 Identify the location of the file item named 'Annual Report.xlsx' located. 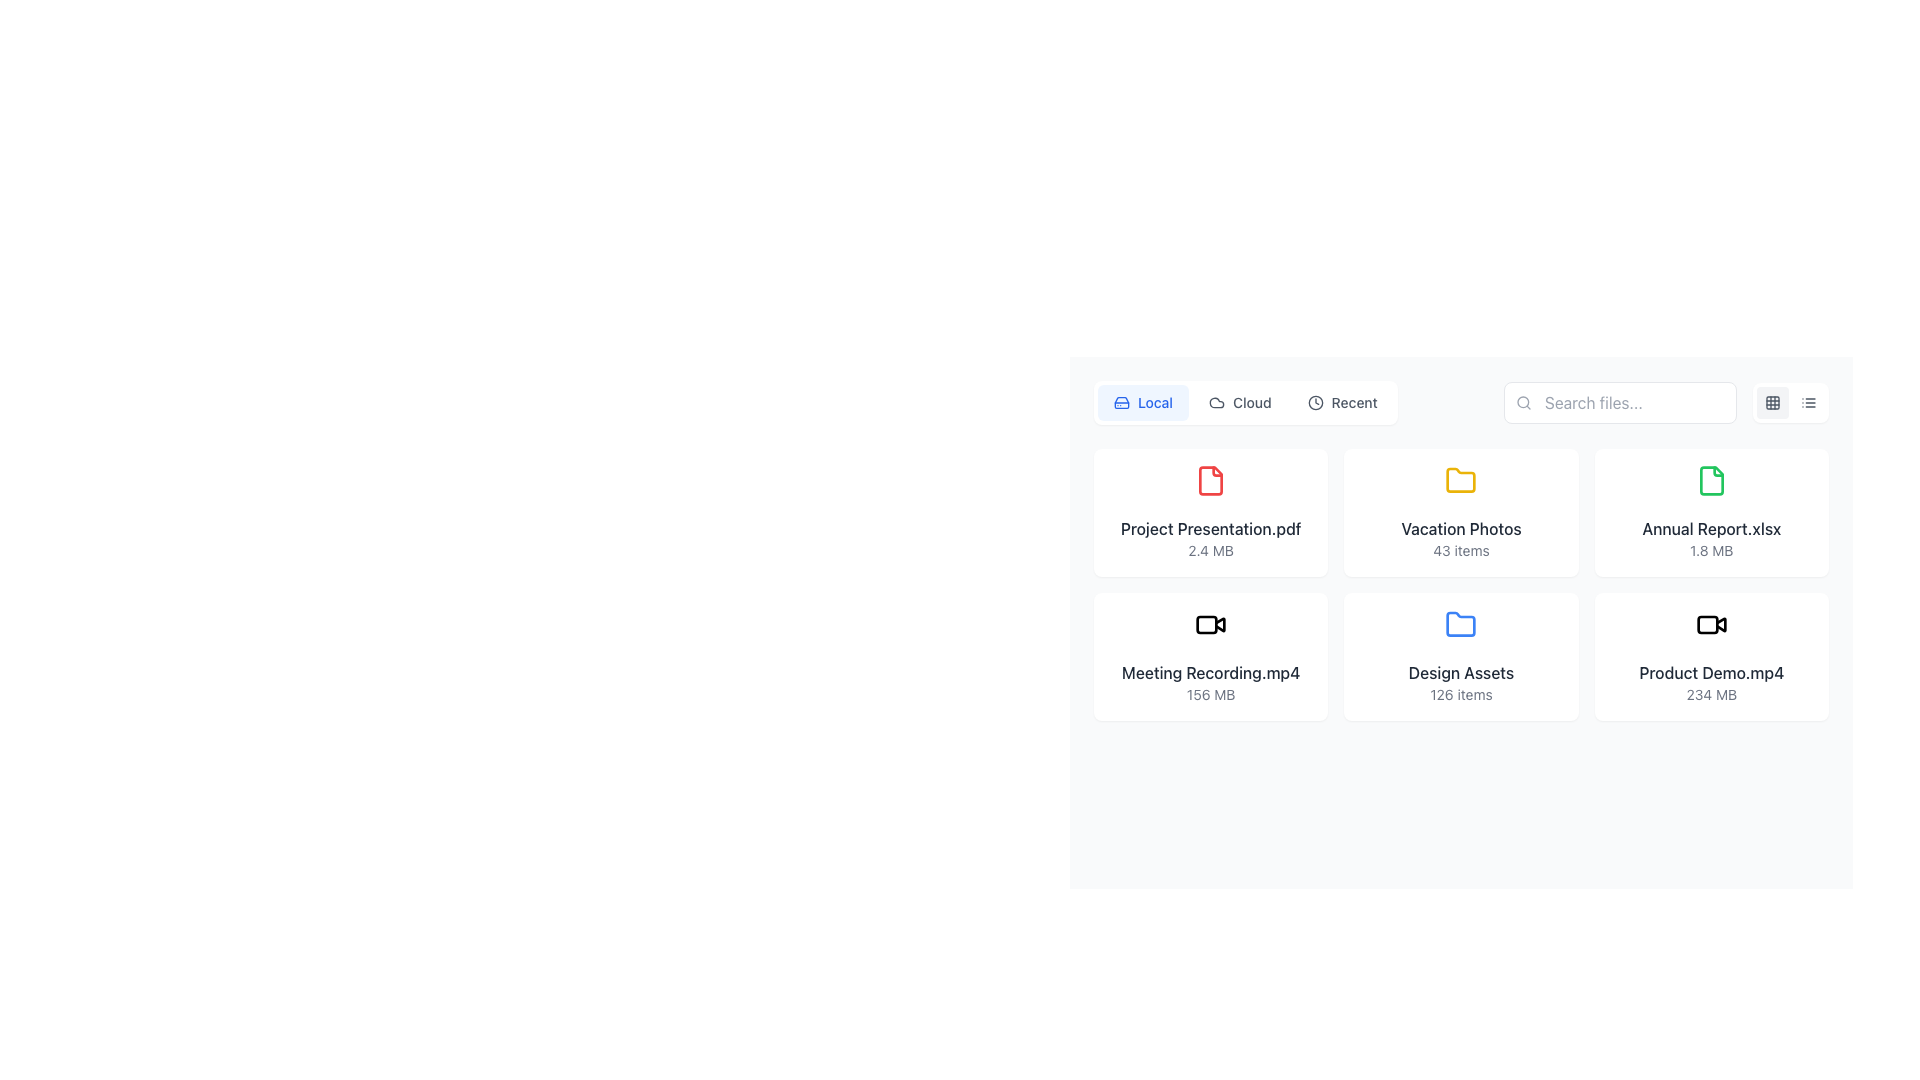
(1710, 512).